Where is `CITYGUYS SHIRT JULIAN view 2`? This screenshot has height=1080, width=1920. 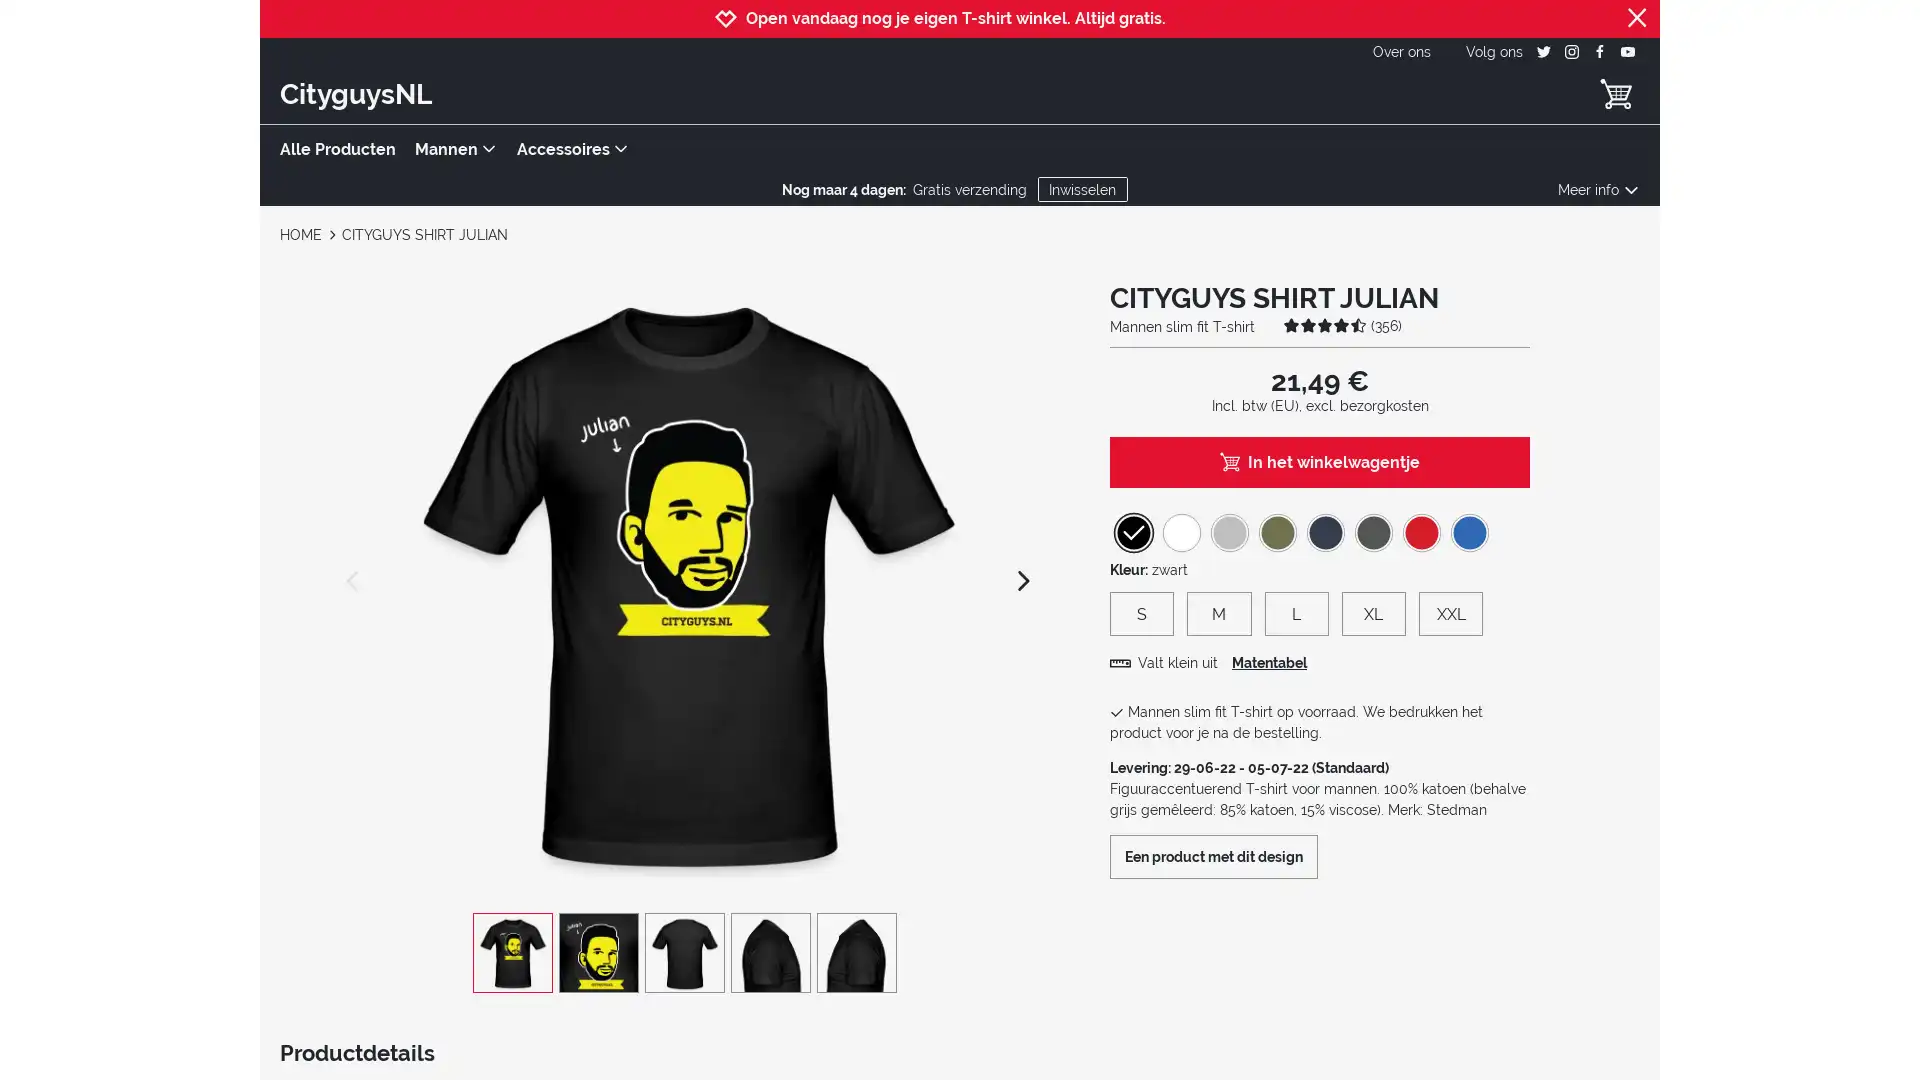 CITYGUYS SHIRT JULIAN view 2 is located at coordinates (598, 951).